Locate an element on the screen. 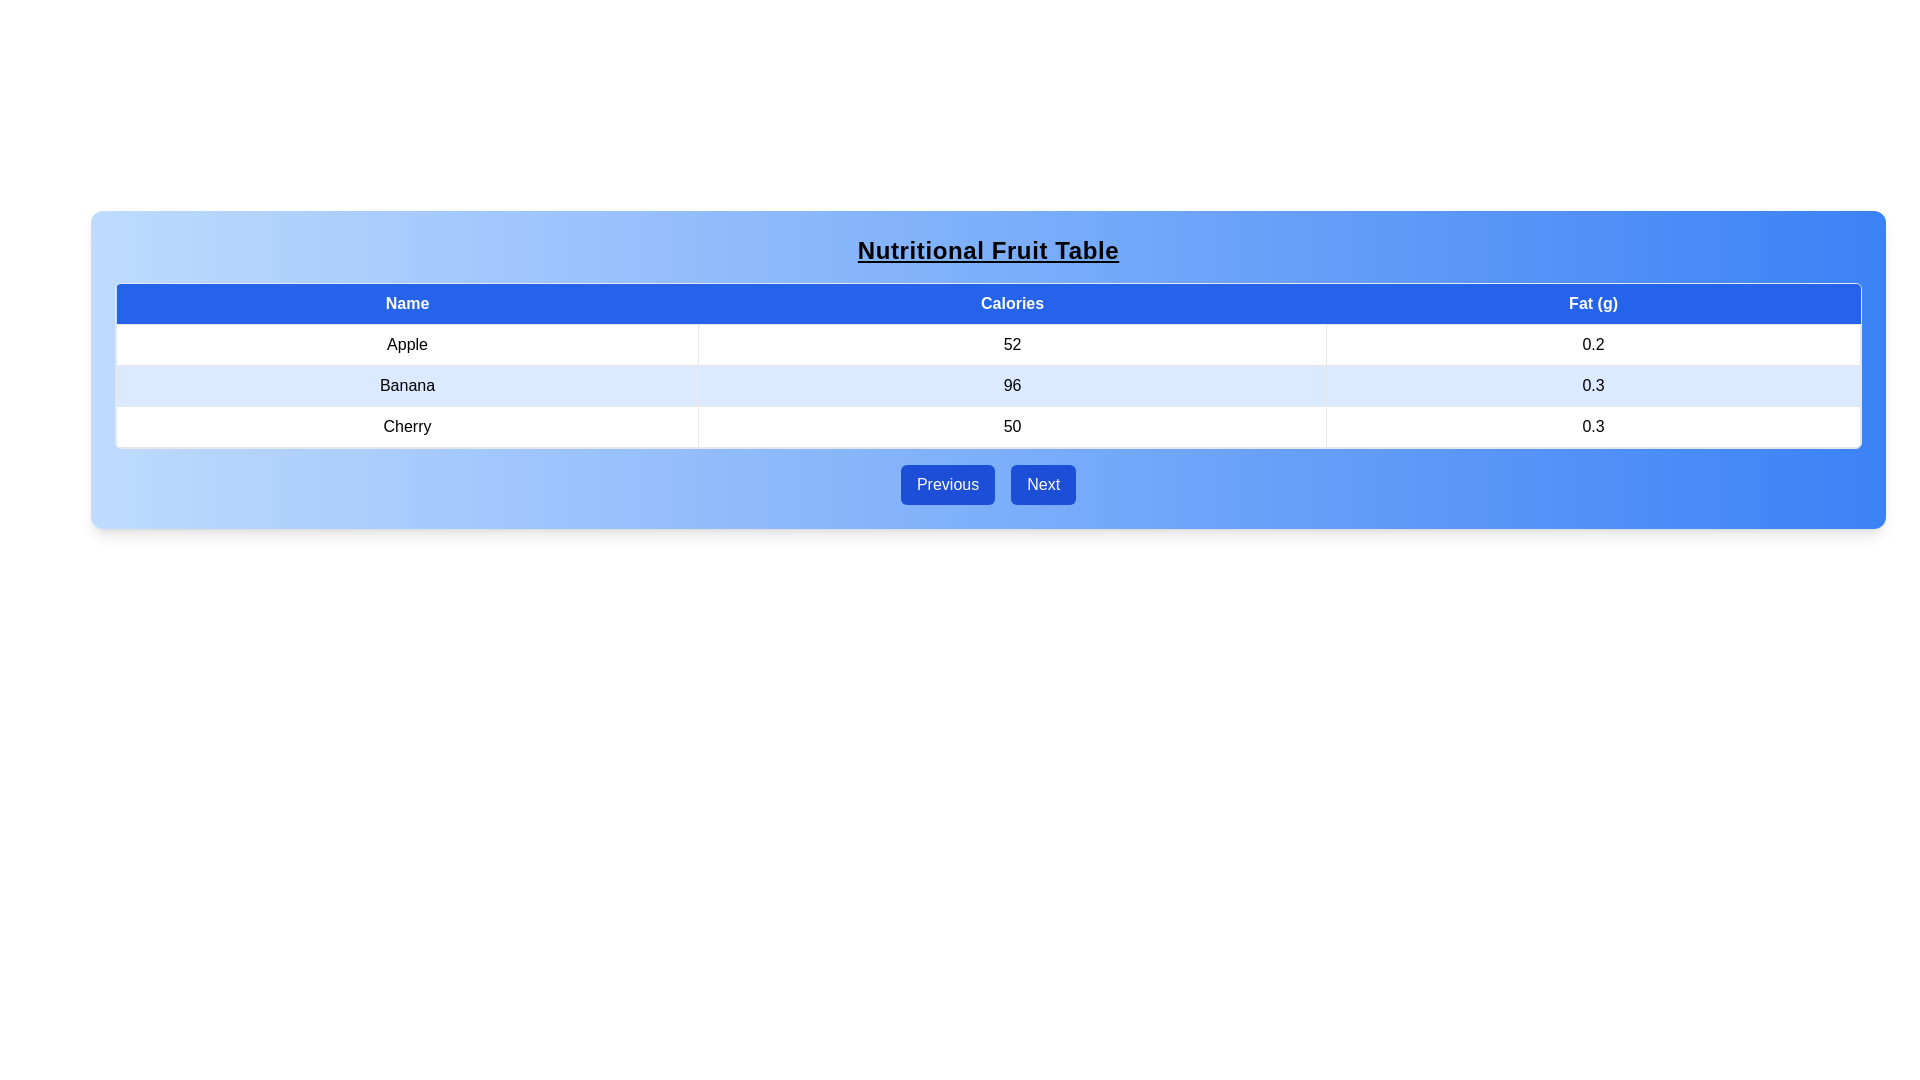 The width and height of the screenshot is (1920, 1080). the table cell displaying the value '50' in the 'Calories' column for 'Cherry' in the 'Nutritional Fruit Table' is located at coordinates (1012, 426).